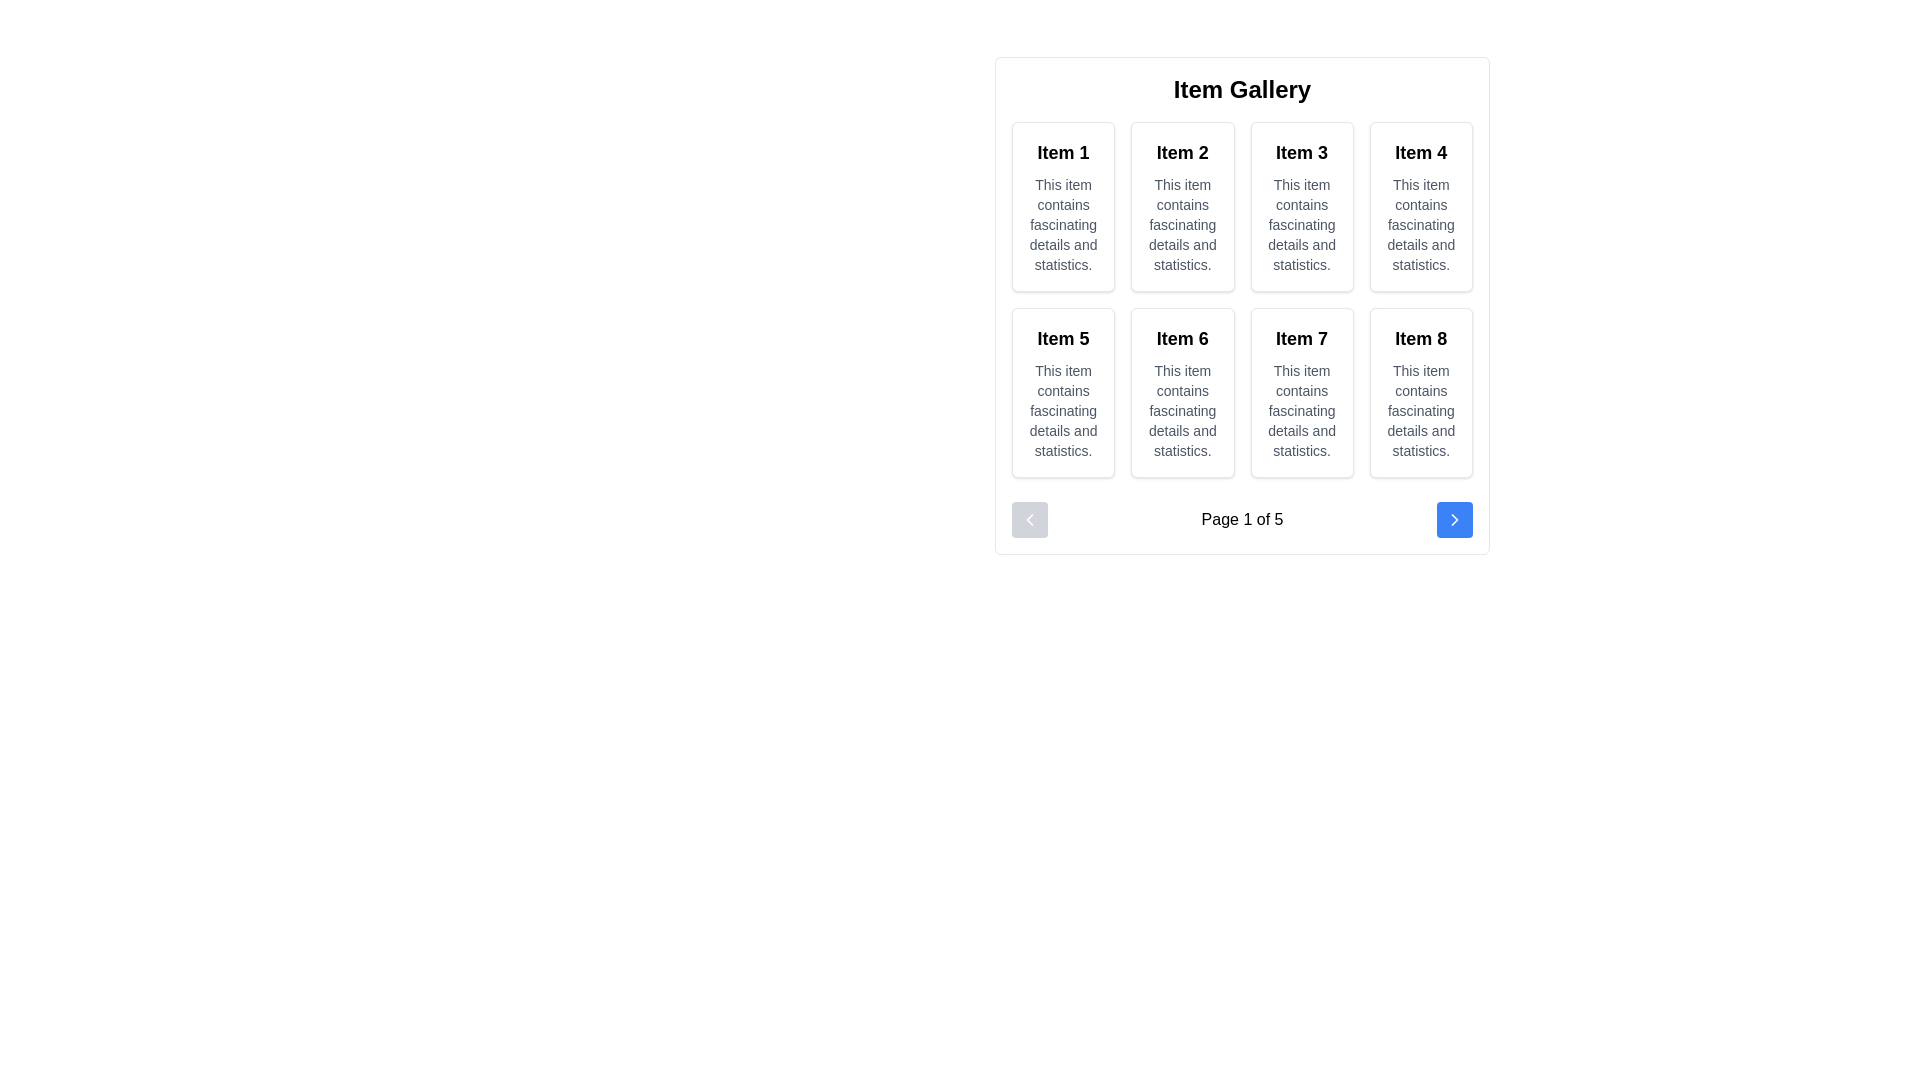  Describe the element at coordinates (1454, 519) in the screenshot. I see `the right-pointing arrow icon in the pagination control section` at that location.